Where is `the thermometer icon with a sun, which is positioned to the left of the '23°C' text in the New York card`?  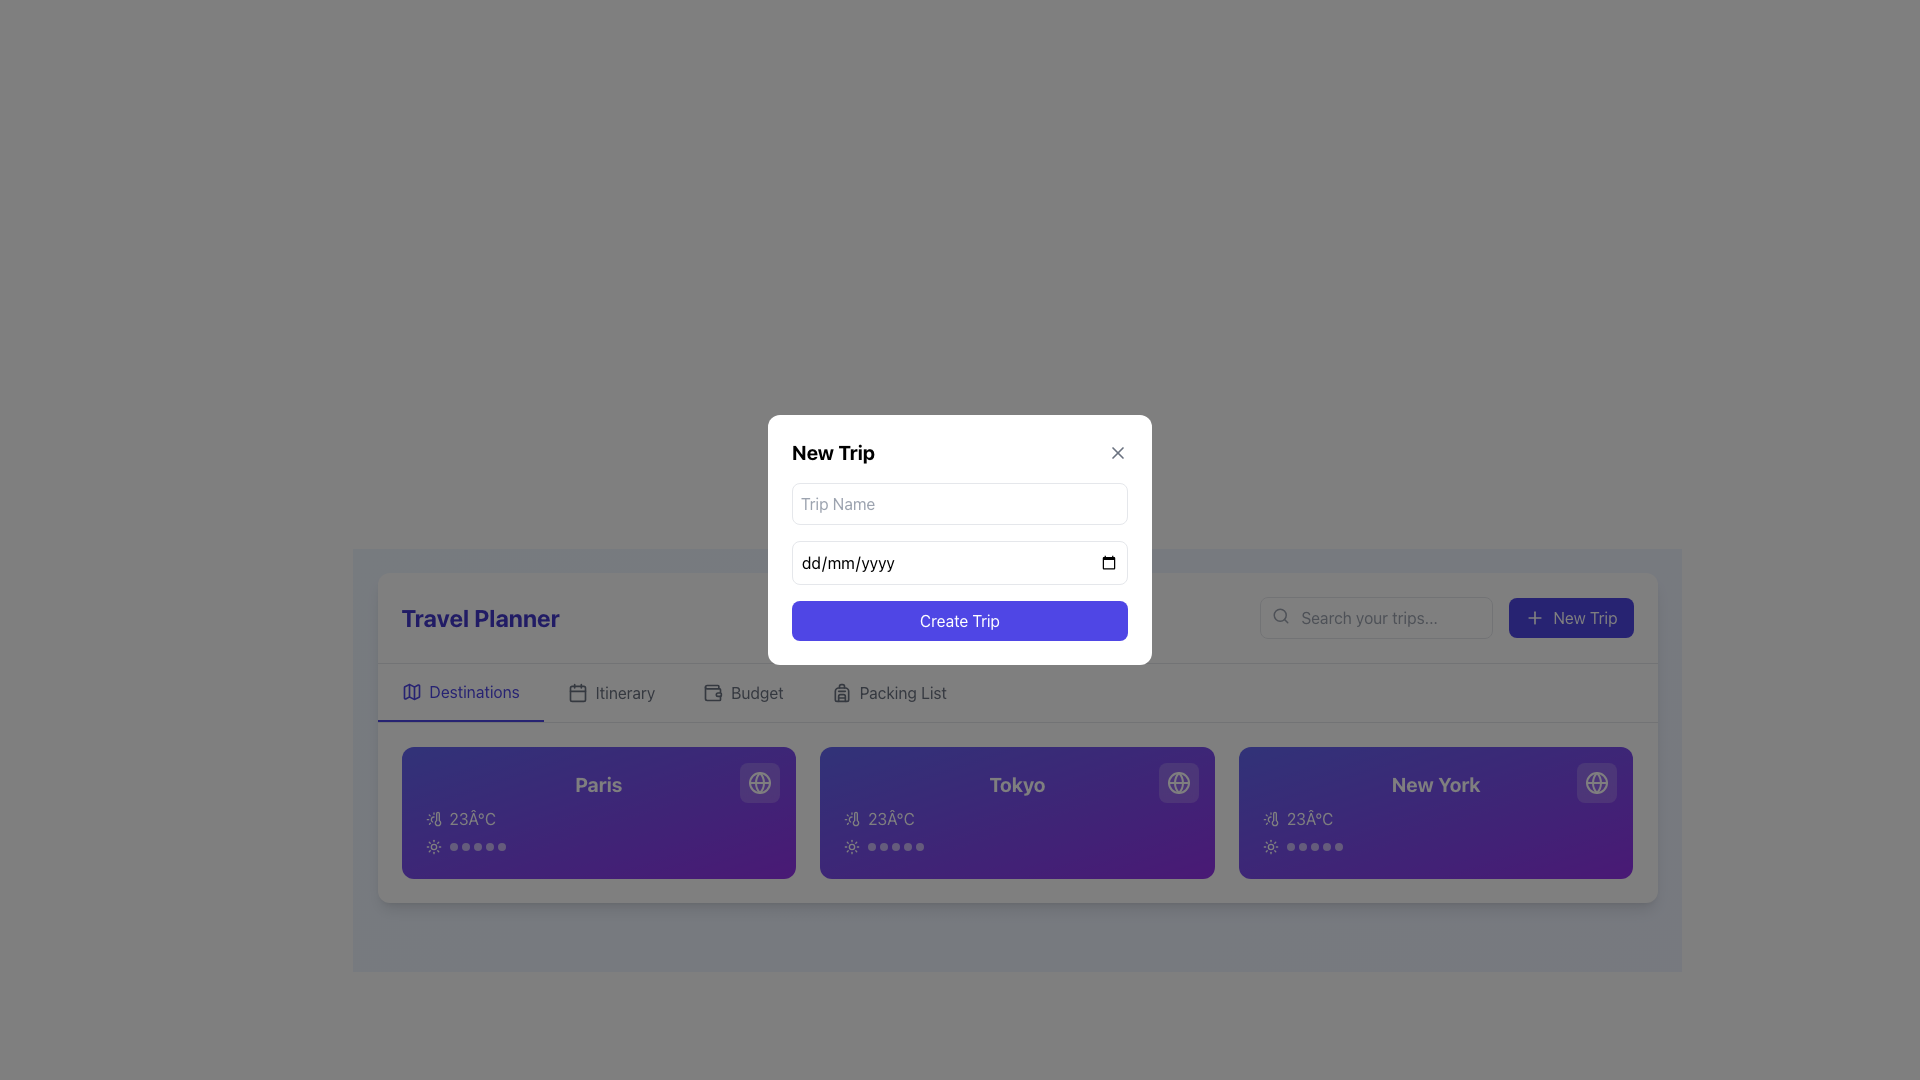 the thermometer icon with a sun, which is positioned to the left of the '23°C' text in the New York card is located at coordinates (1269, 818).